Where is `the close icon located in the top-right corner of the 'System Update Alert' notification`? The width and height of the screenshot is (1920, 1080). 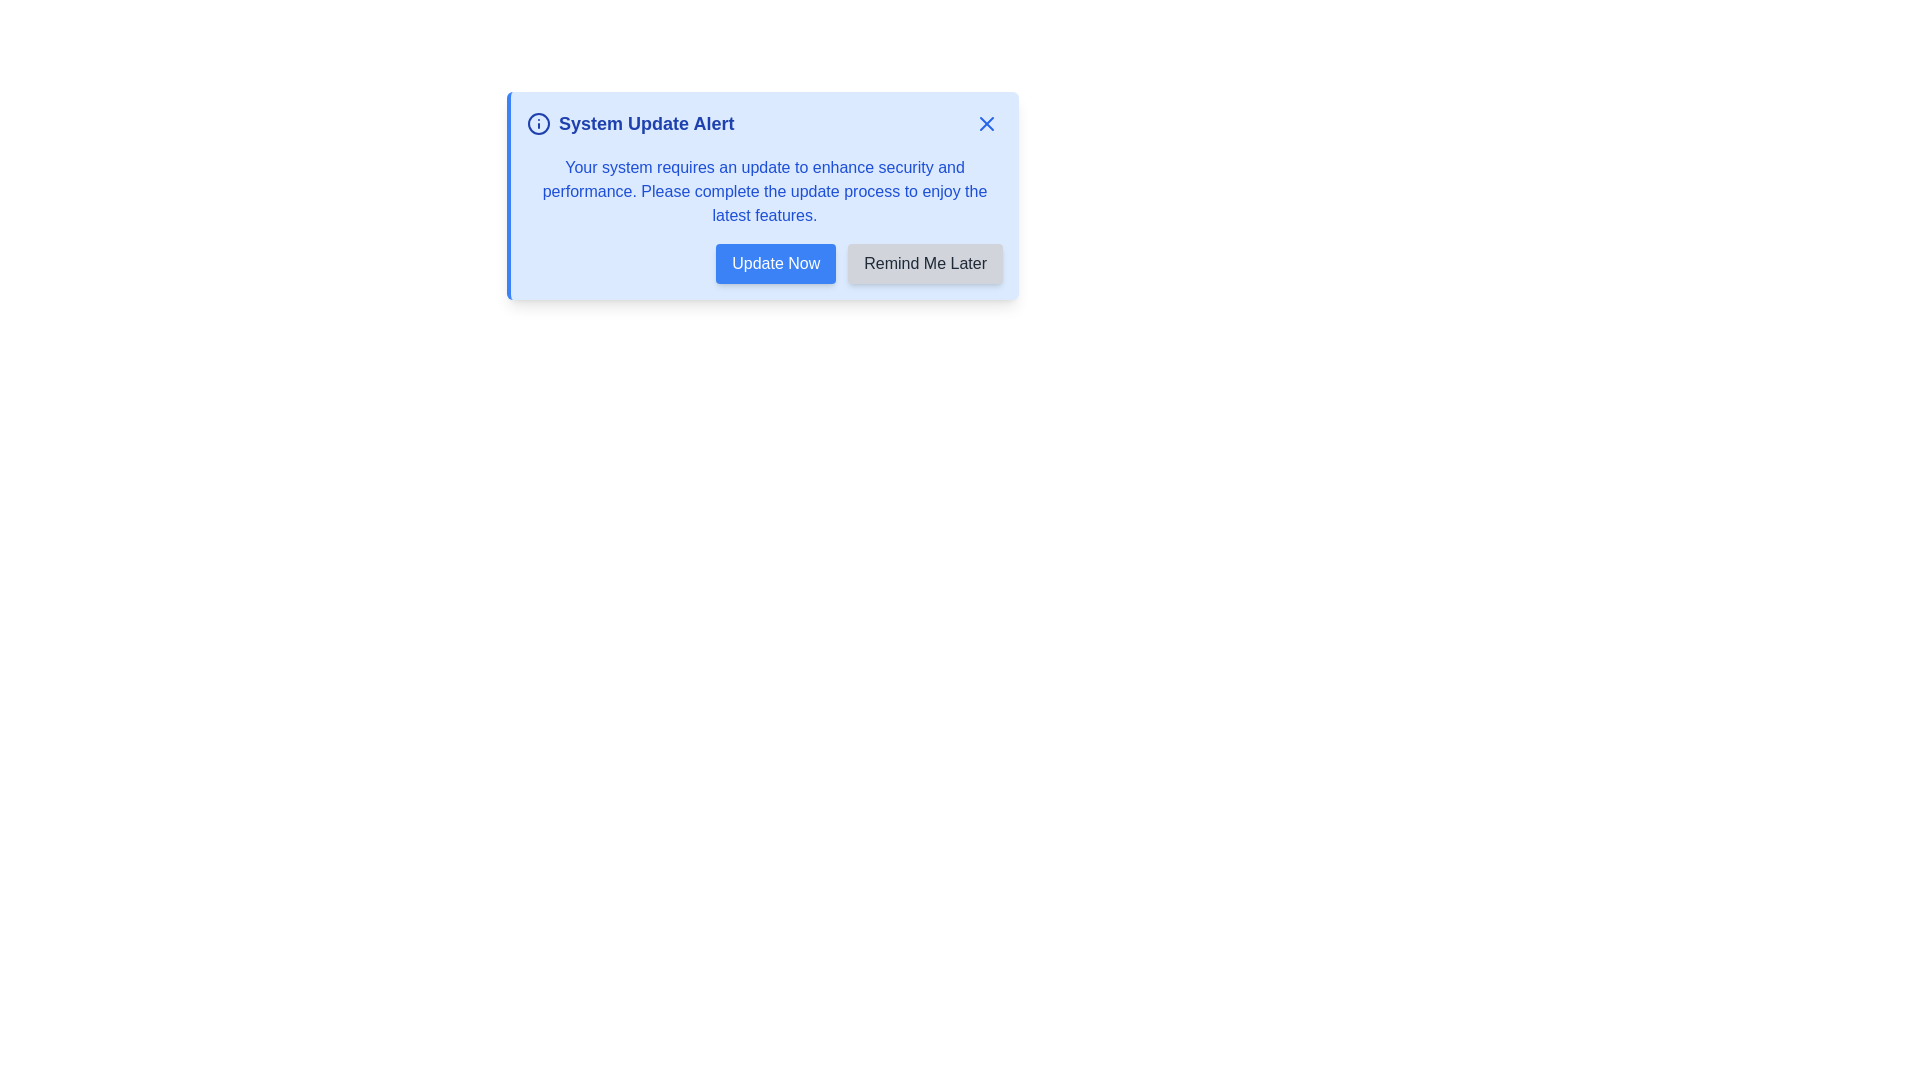 the close icon located in the top-right corner of the 'System Update Alert' notification is located at coordinates (987, 123).